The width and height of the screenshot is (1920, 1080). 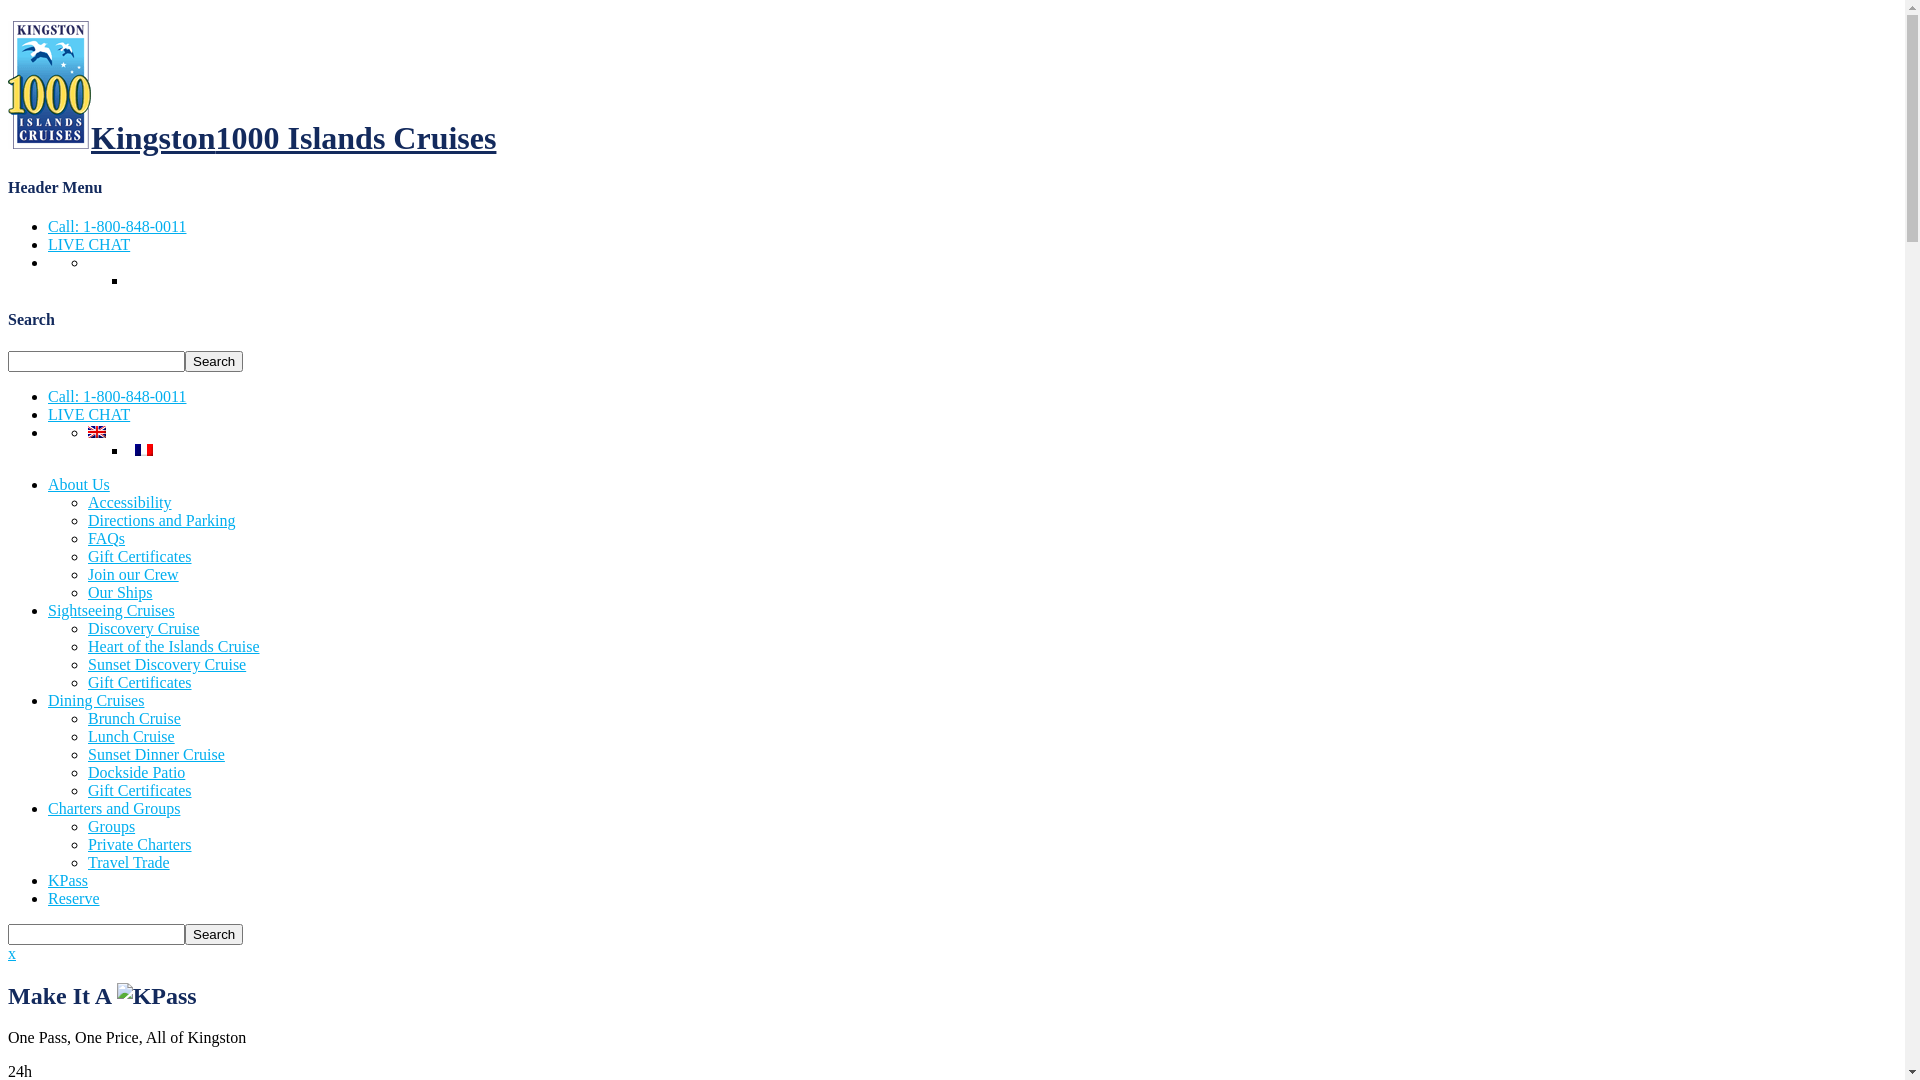 What do you see at coordinates (130, 736) in the screenshot?
I see `'Lunch Cruise'` at bounding box center [130, 736].